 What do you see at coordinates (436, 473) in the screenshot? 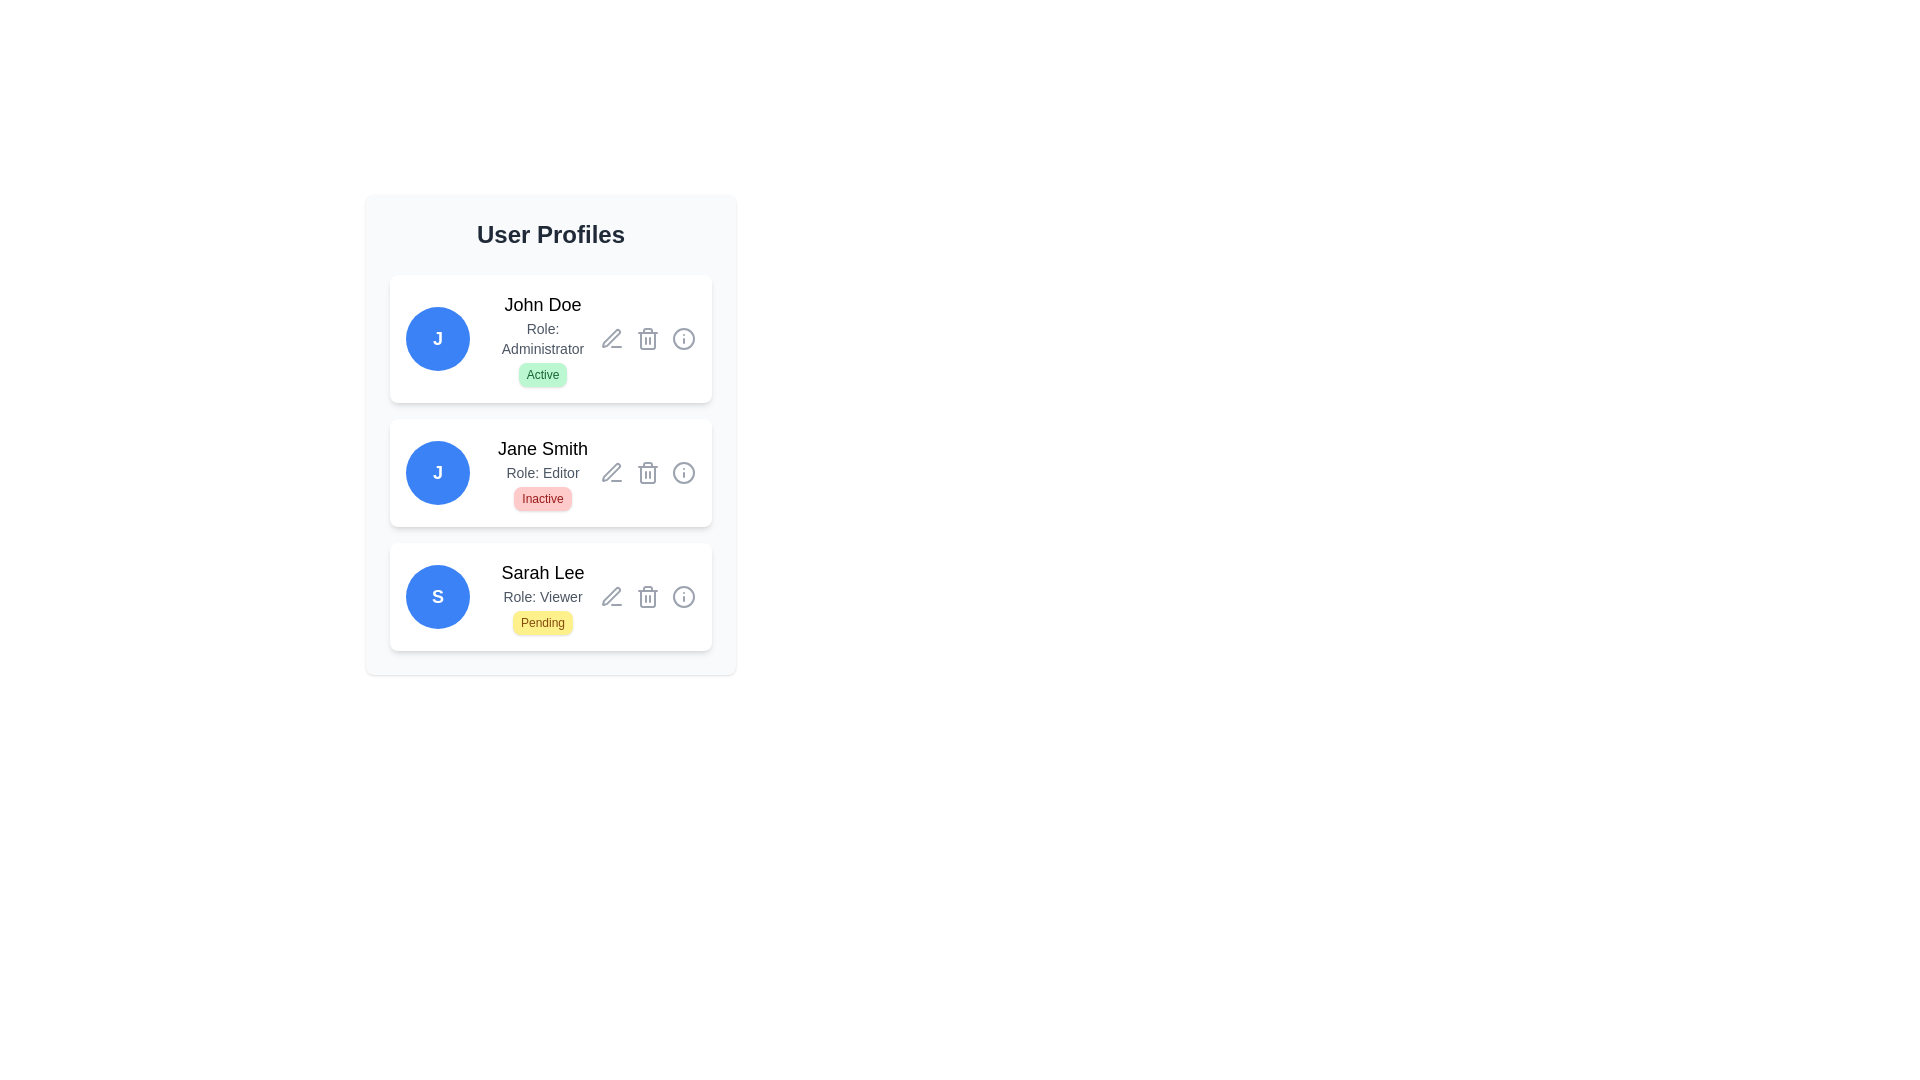
I see `the circular blue icon with a white 'J' for the user profile of 'Jane Smith', located at the leftmost side of the profile element` at bounding box center [436, 473].